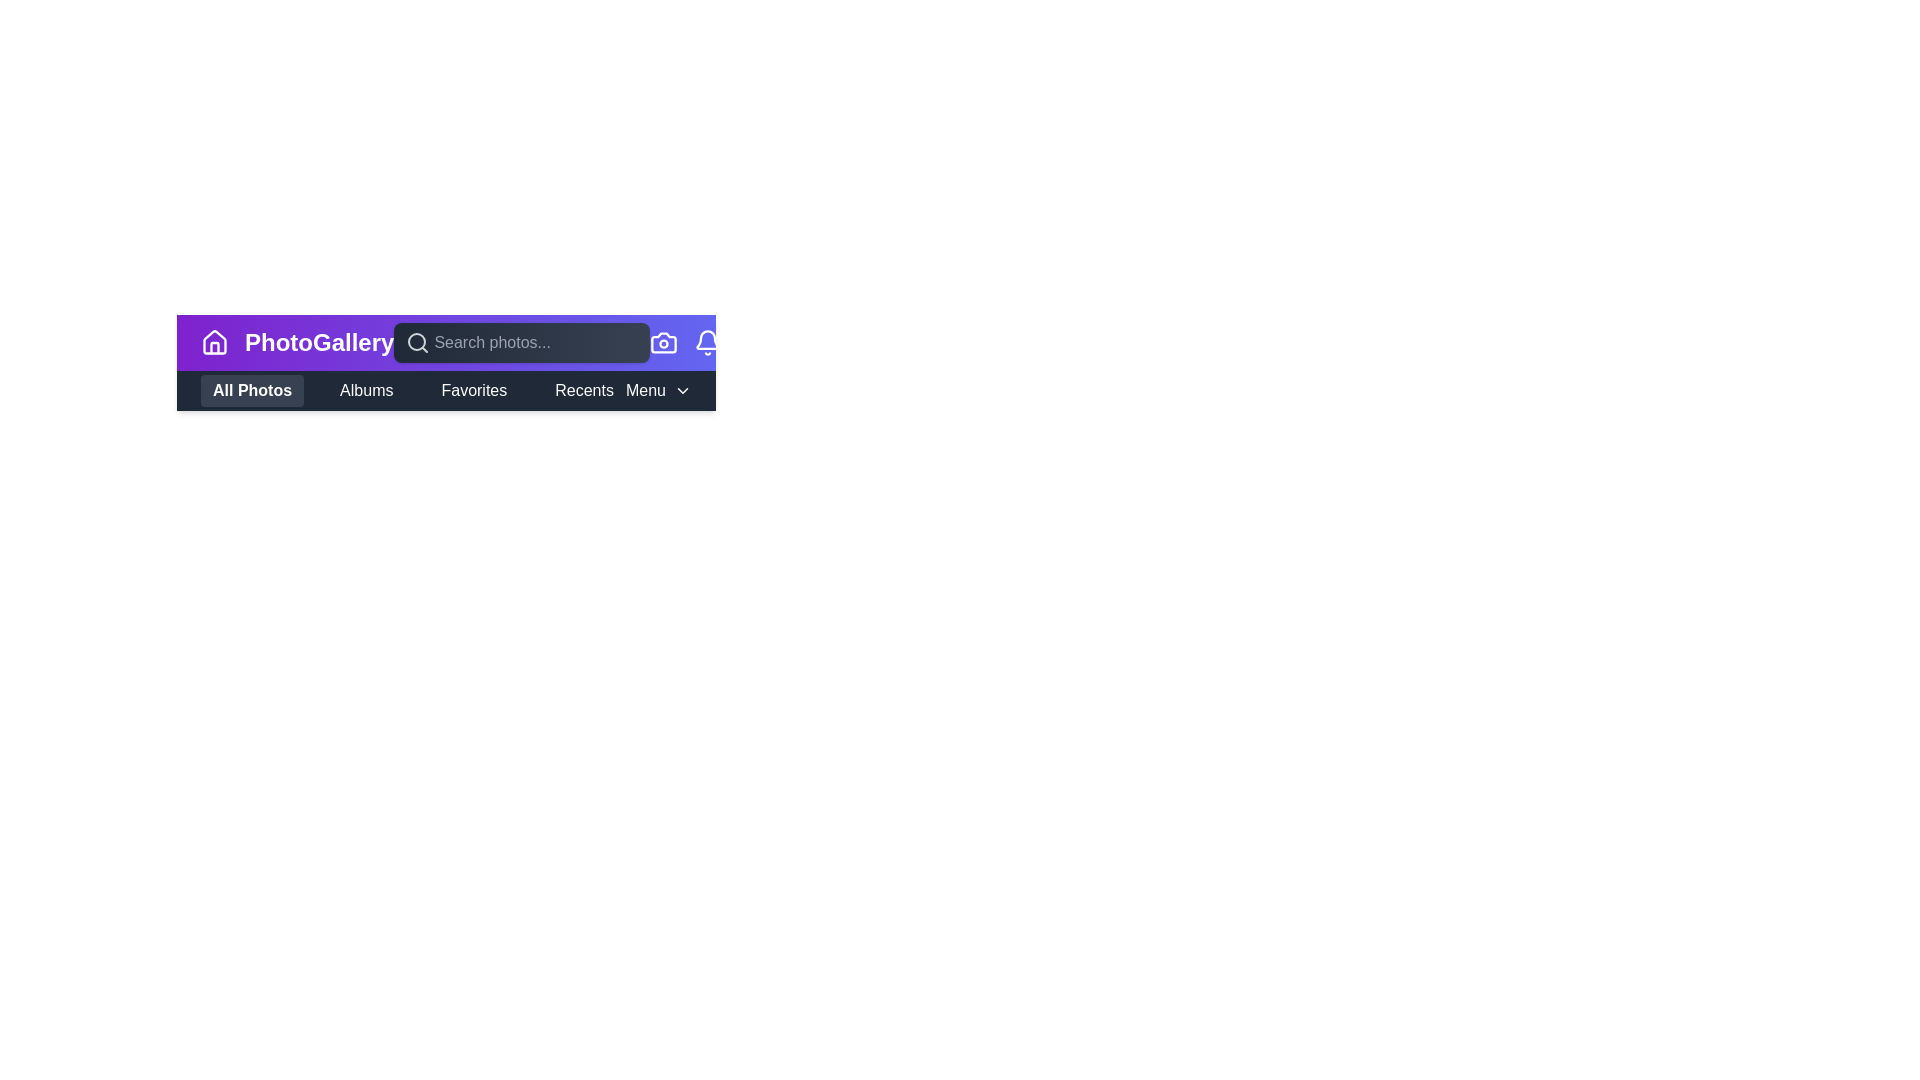  I want to click on the 'Menu' button to toggle the submenu visibility, so click(682, 390).